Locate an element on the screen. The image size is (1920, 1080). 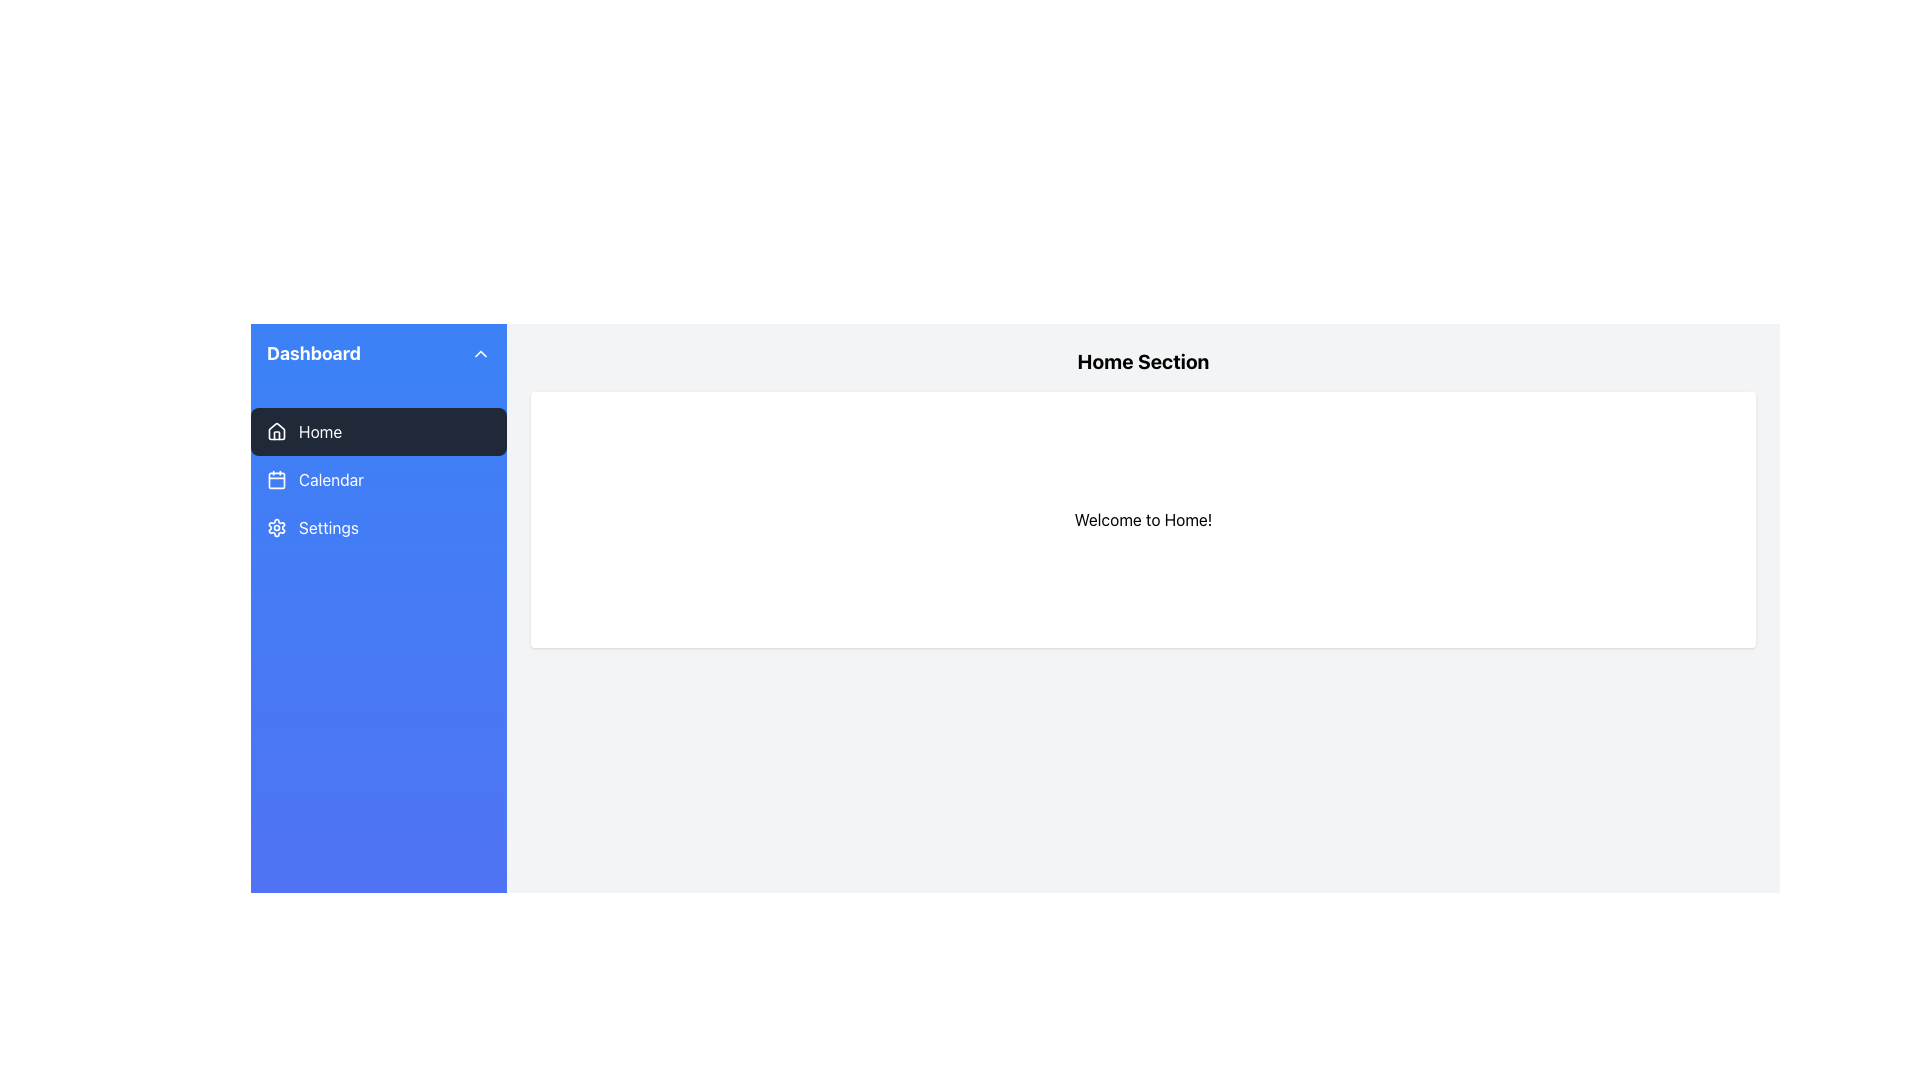
the upward-pointing chevron icon button located in the top-right corner of the sidebar header is located at coordinates (480, 353).